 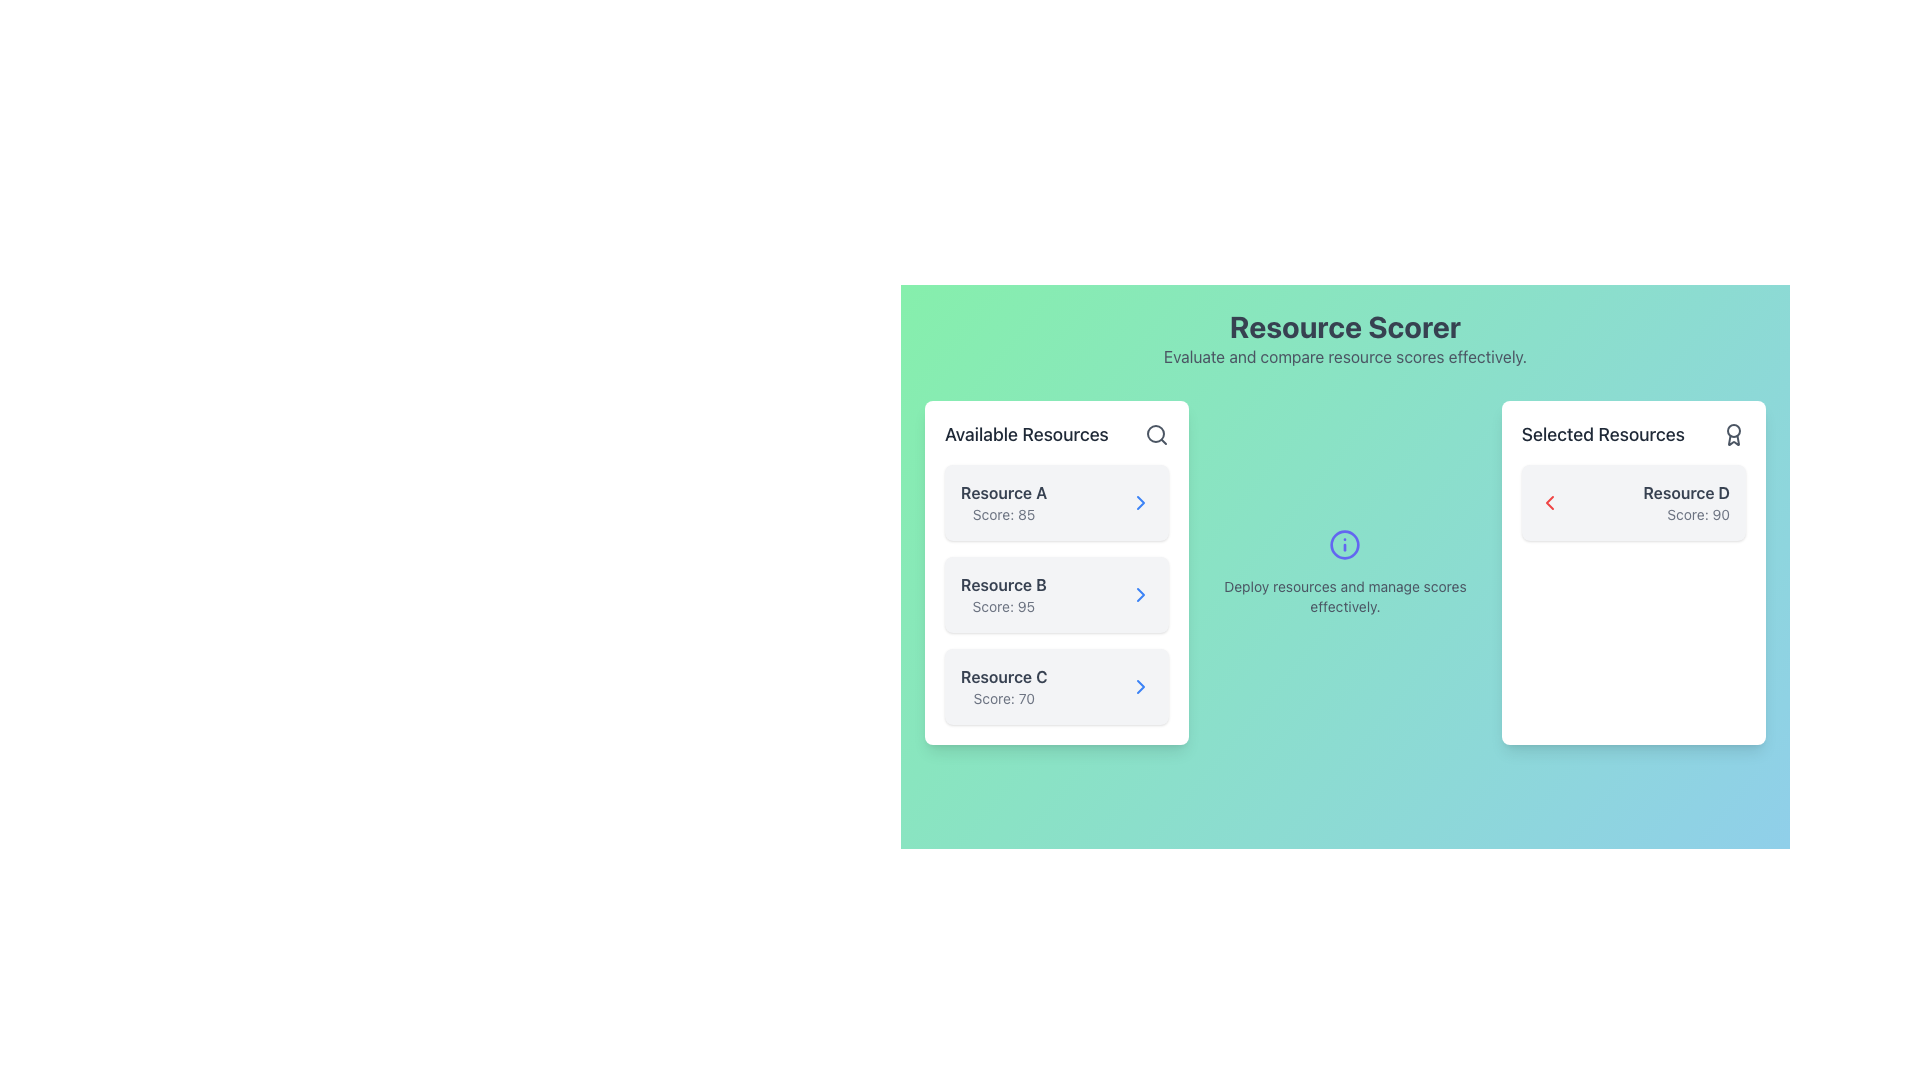 What do you see at coordinates (1548, 501) in the screenshot?
I see `the back icon button located near the upper left corner inside the card representing 'Resource D' in the 'Selected Resources' section` at bounding box center [1548, 501].